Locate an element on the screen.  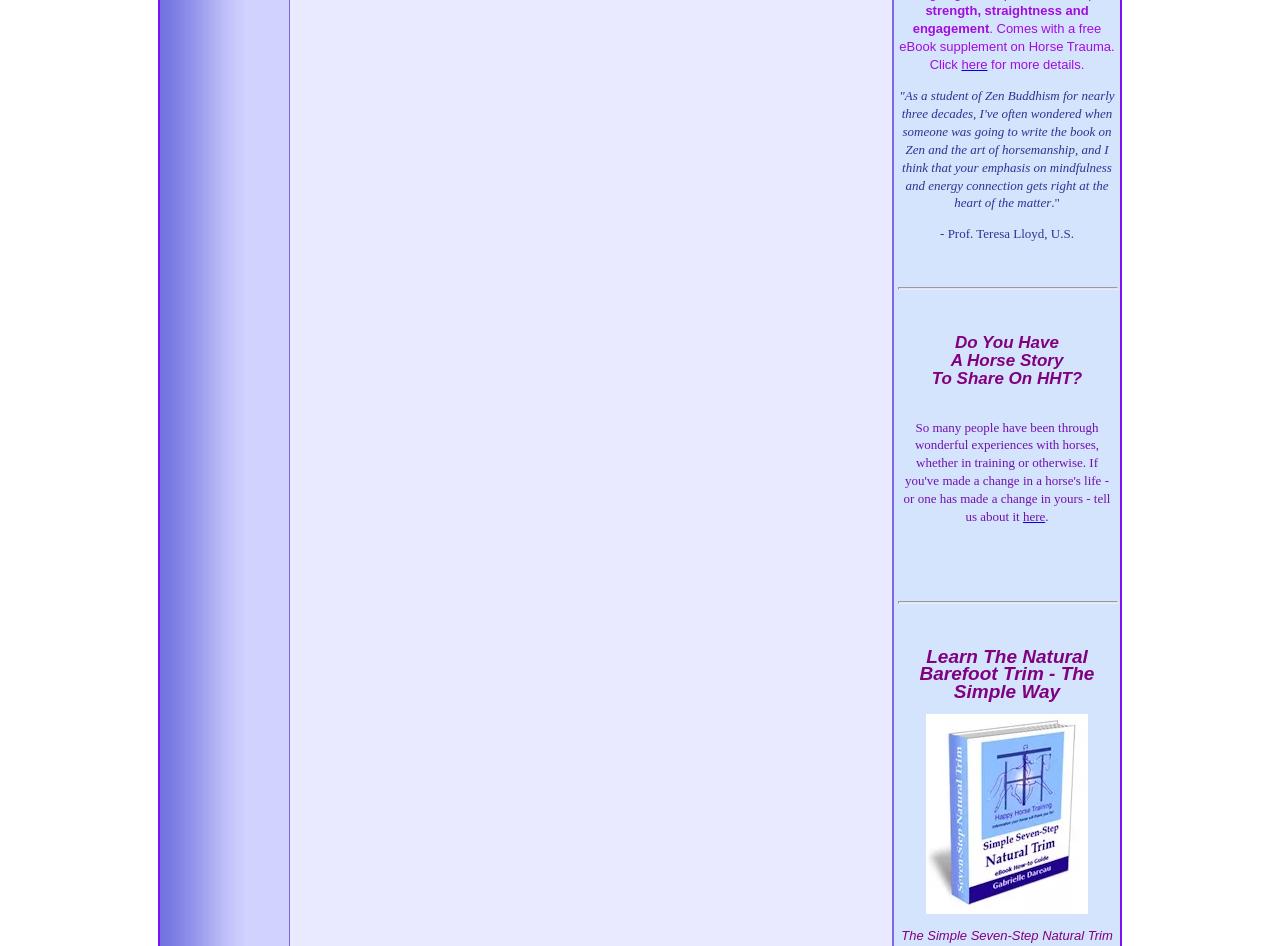
'for more details.' is located at coordinates (987, 64).